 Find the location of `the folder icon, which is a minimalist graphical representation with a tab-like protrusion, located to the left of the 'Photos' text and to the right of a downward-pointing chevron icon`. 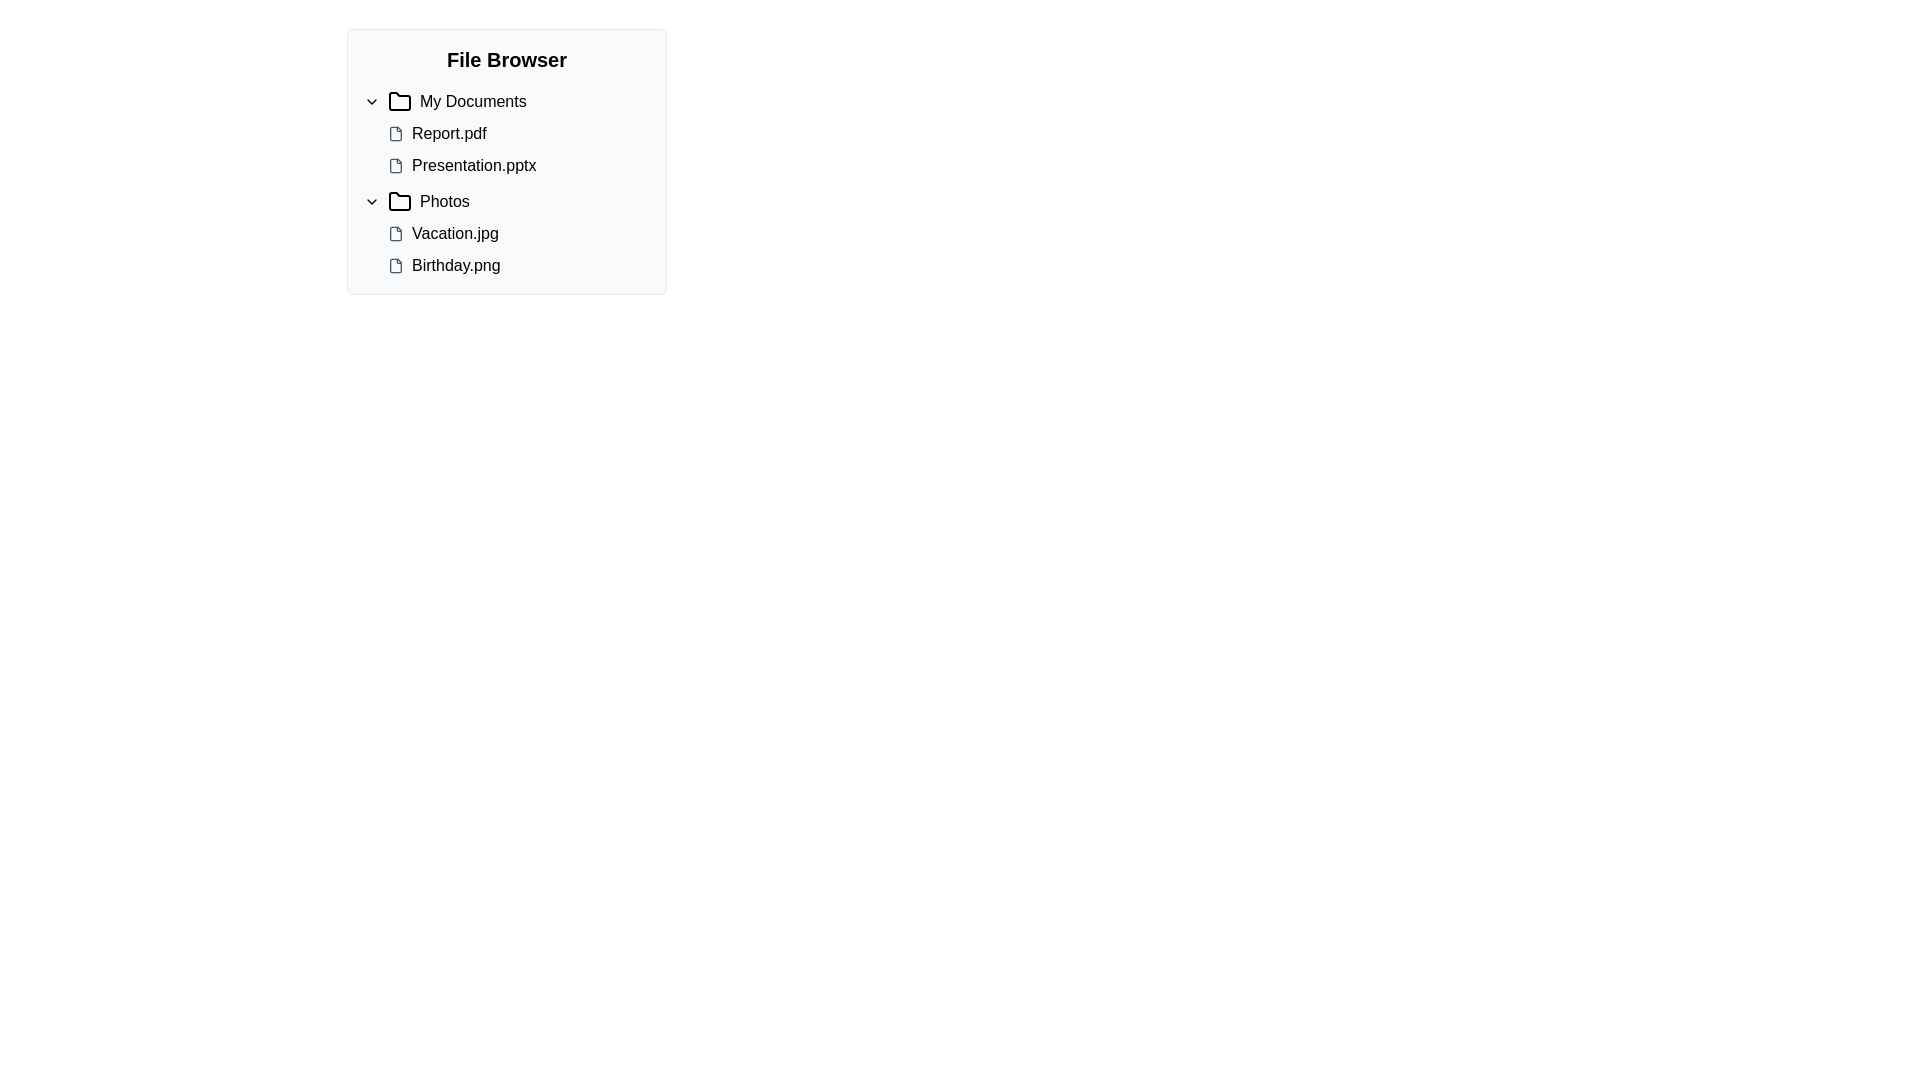

the folder icon, which is a minimalist graphical representation with a tab-like protrusion, located to the left of the 'Photos' text and to the right of a downward-pointing chevron icon is located at coordinates (399, 201).